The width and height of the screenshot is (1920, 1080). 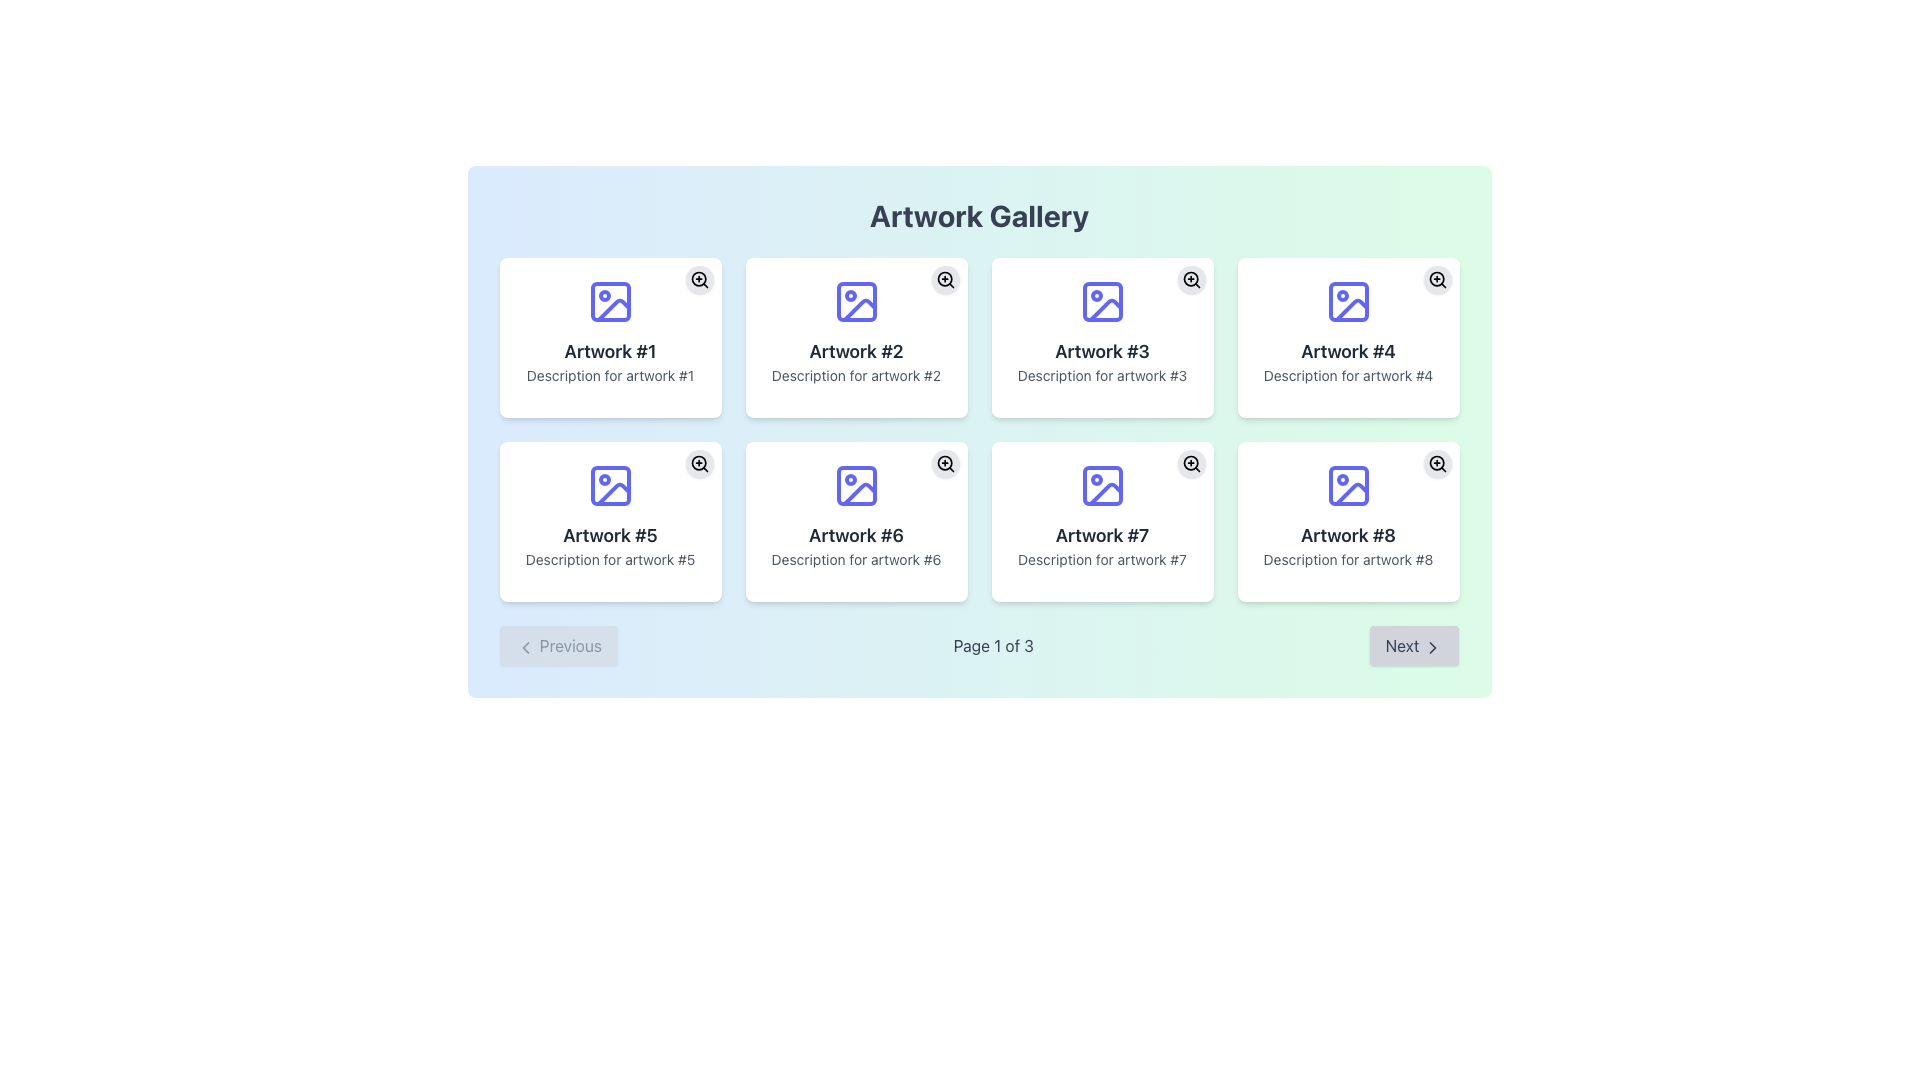 I want to click on the camera icon within the 'Artwork #7' card in the artwork gallery grid, which features a blue-themed vector design, so click(x=1104, y=494).